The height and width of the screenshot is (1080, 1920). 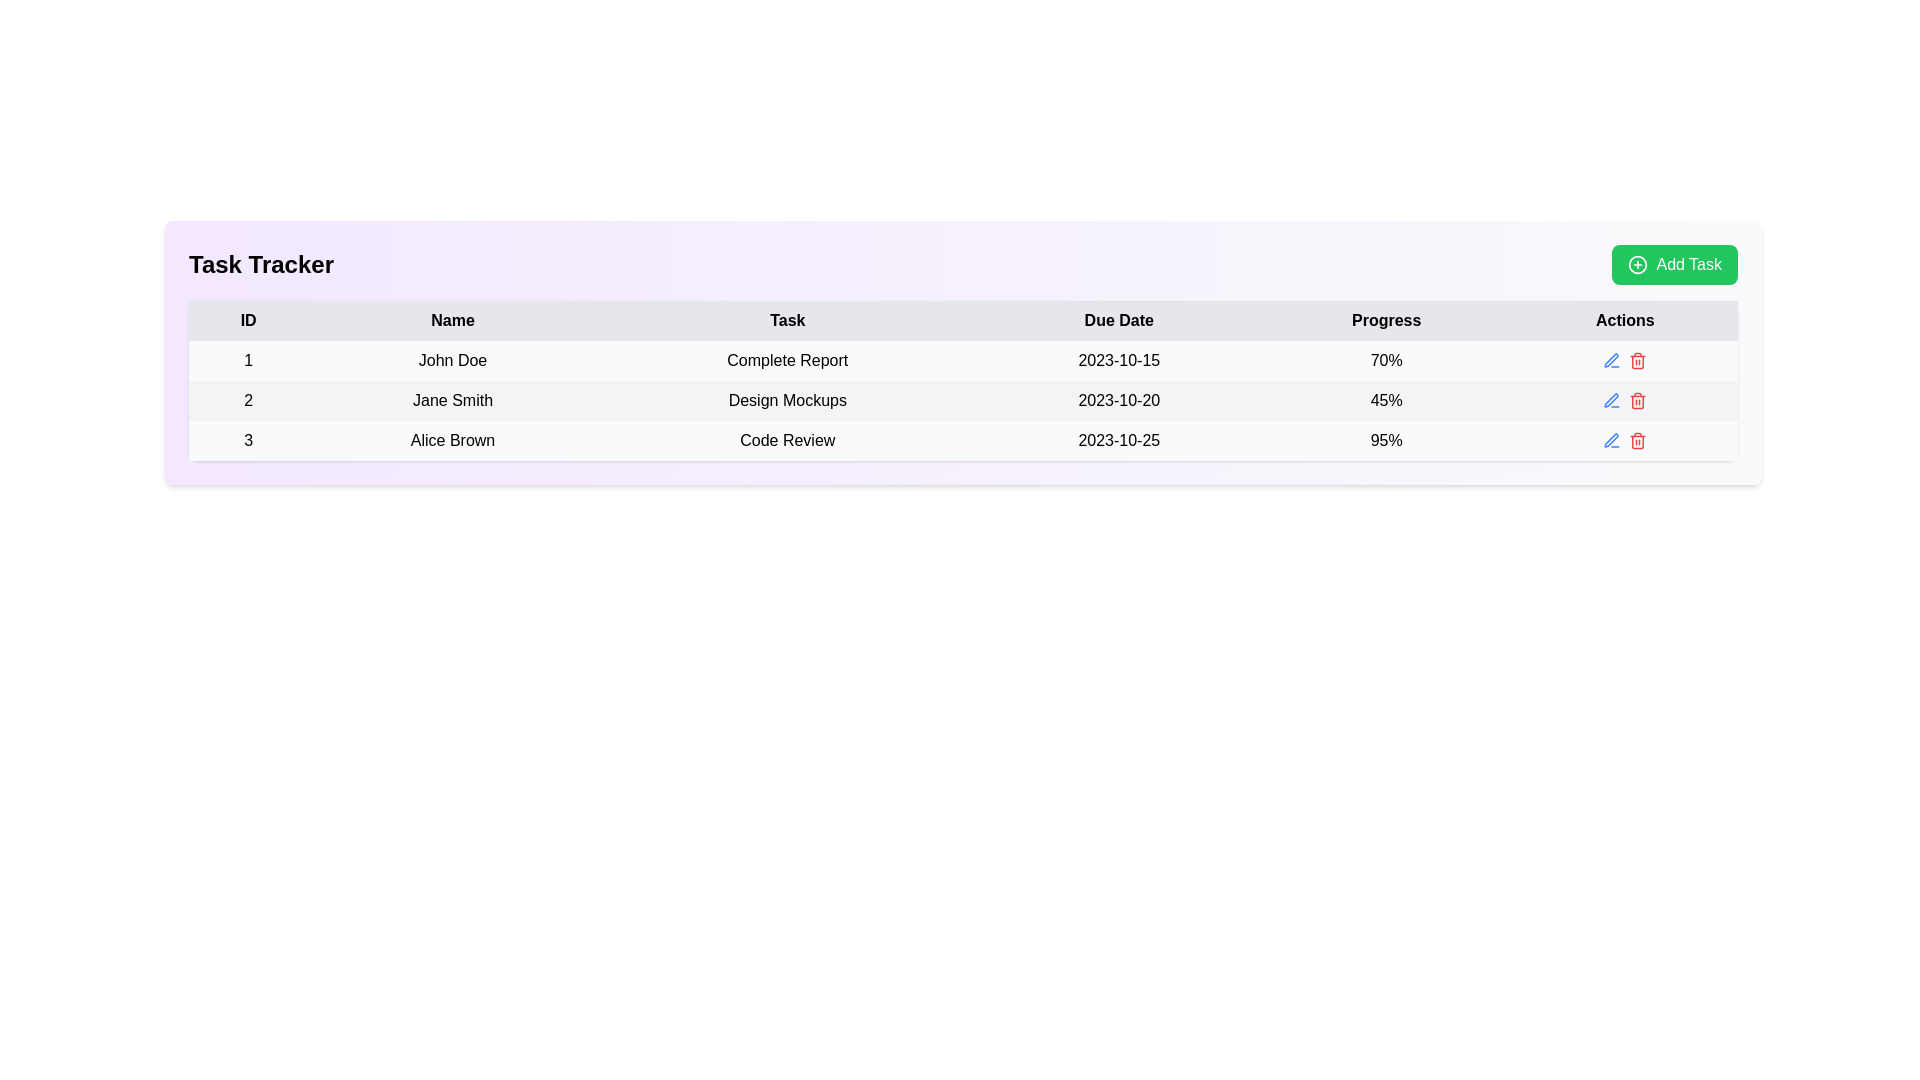 I want to click on date displayed in the table cell that shows '2023-10-20', which is the fourth cell in the second row under the 'Due Date' column, so click(x=1118, y=401).